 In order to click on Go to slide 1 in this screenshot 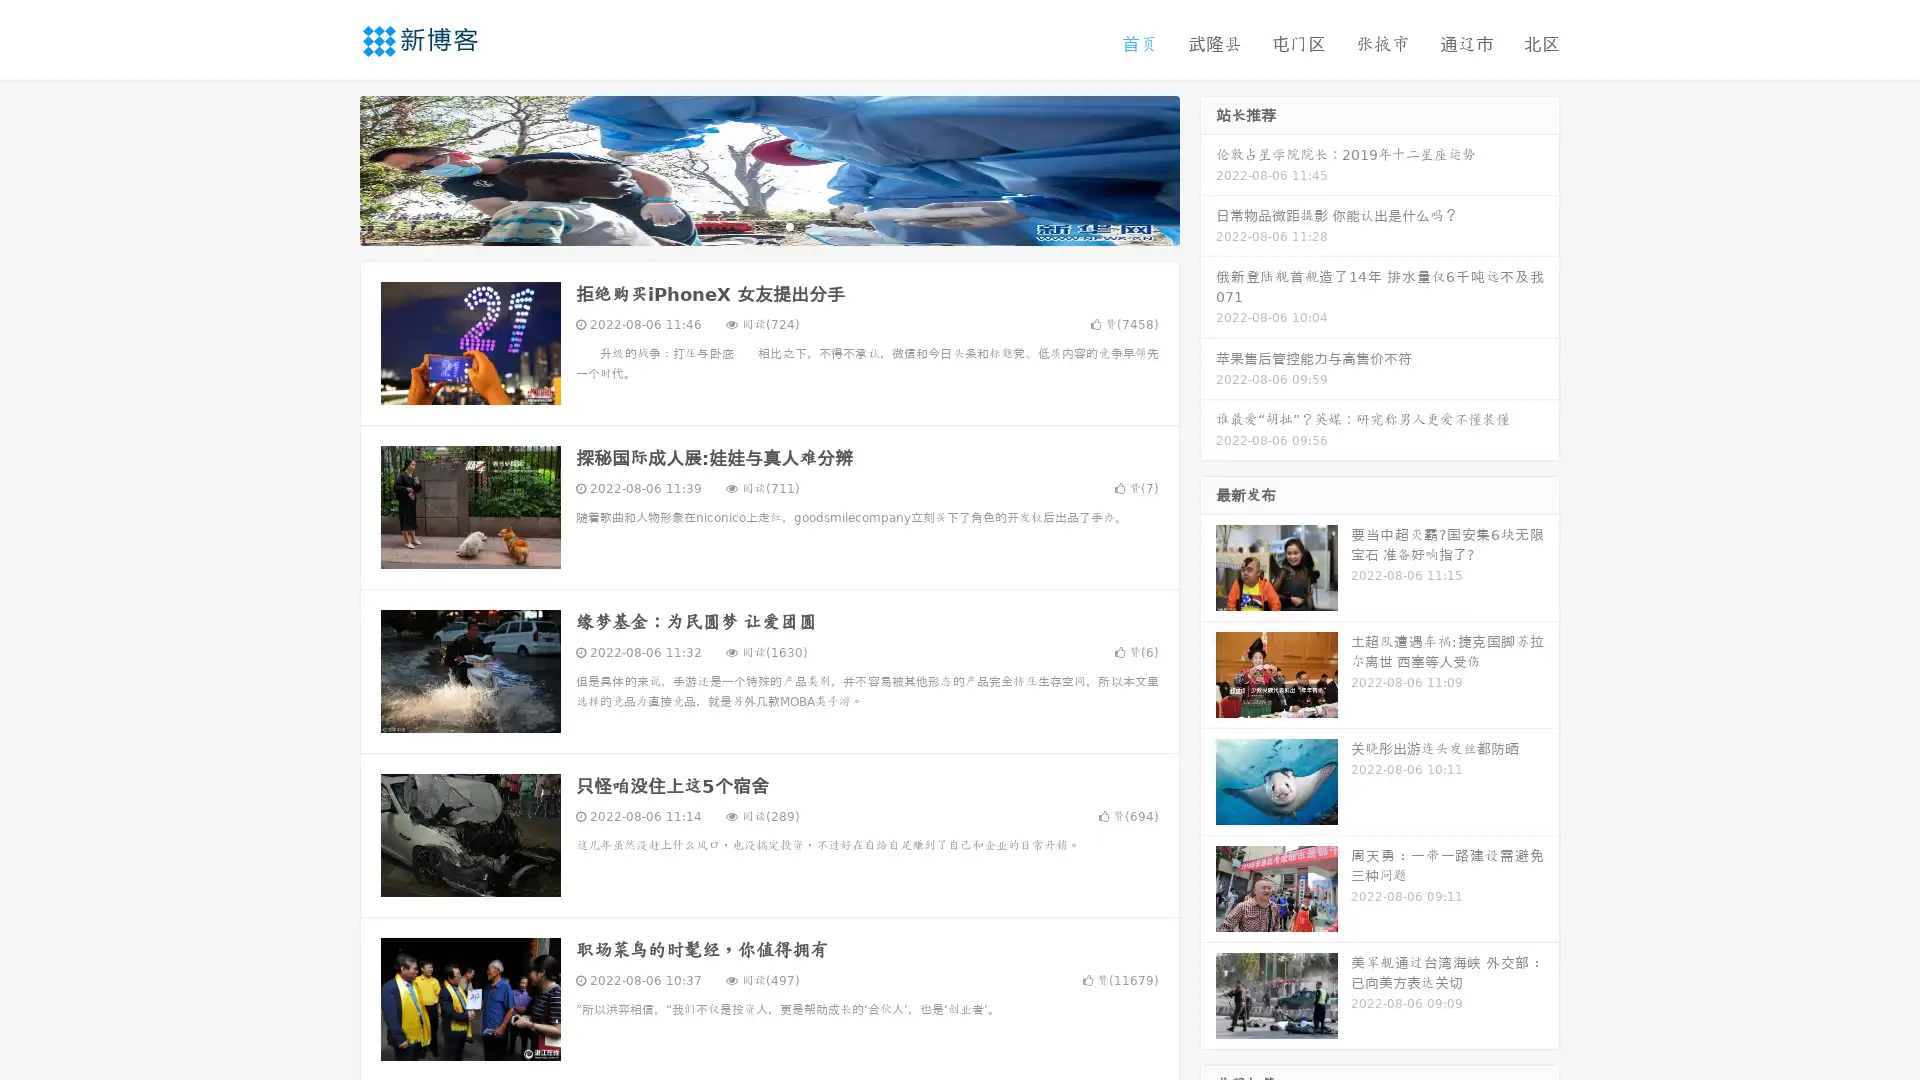, I will do `click(748, 225)`.